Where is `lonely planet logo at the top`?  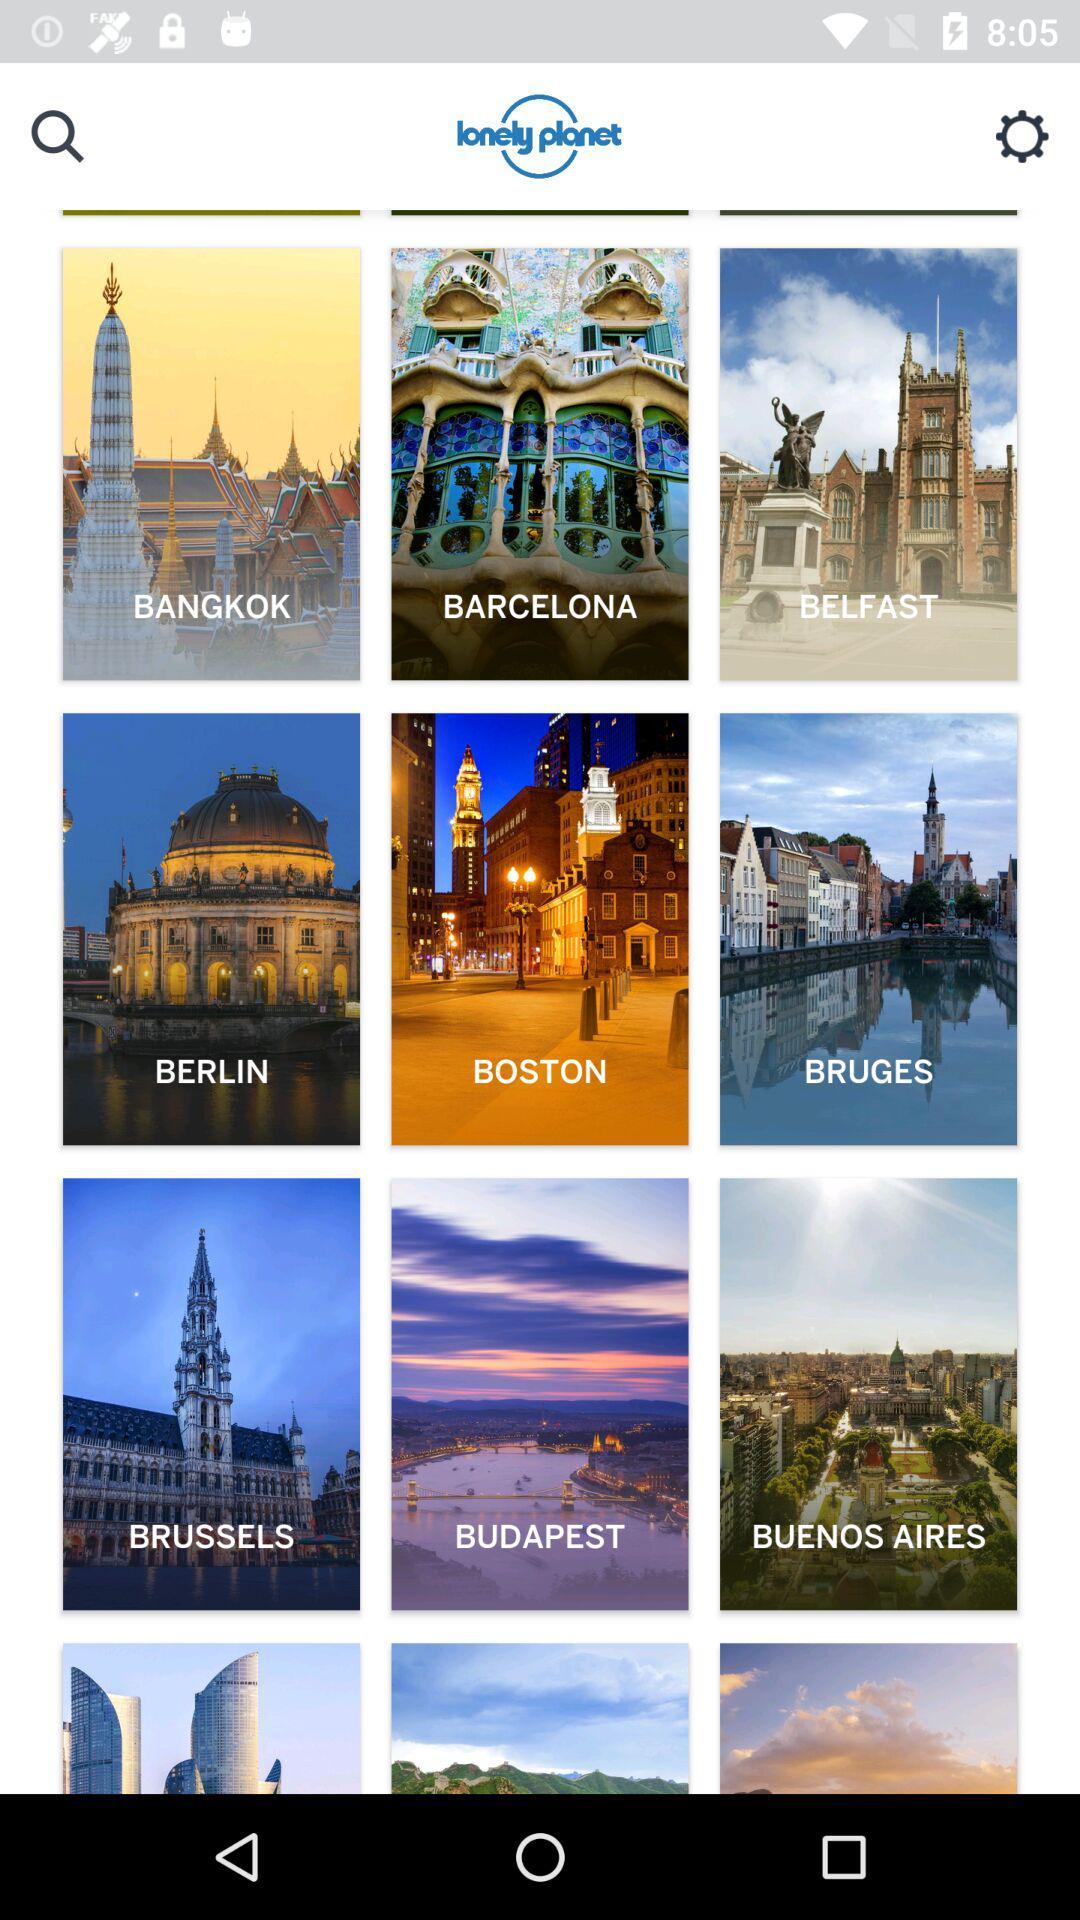 lonely planet logo at the top is located at coordinates (540, 138).